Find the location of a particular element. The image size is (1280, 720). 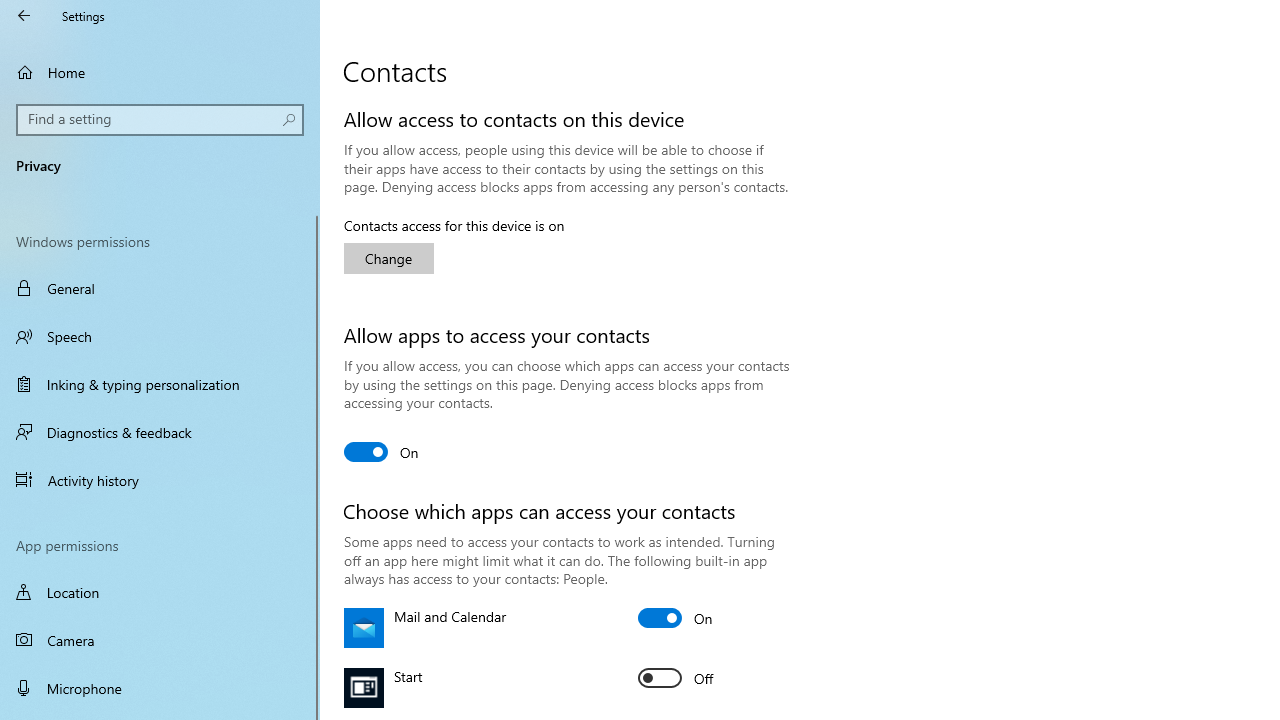

'Camera' is located at coordinates (160, 640).